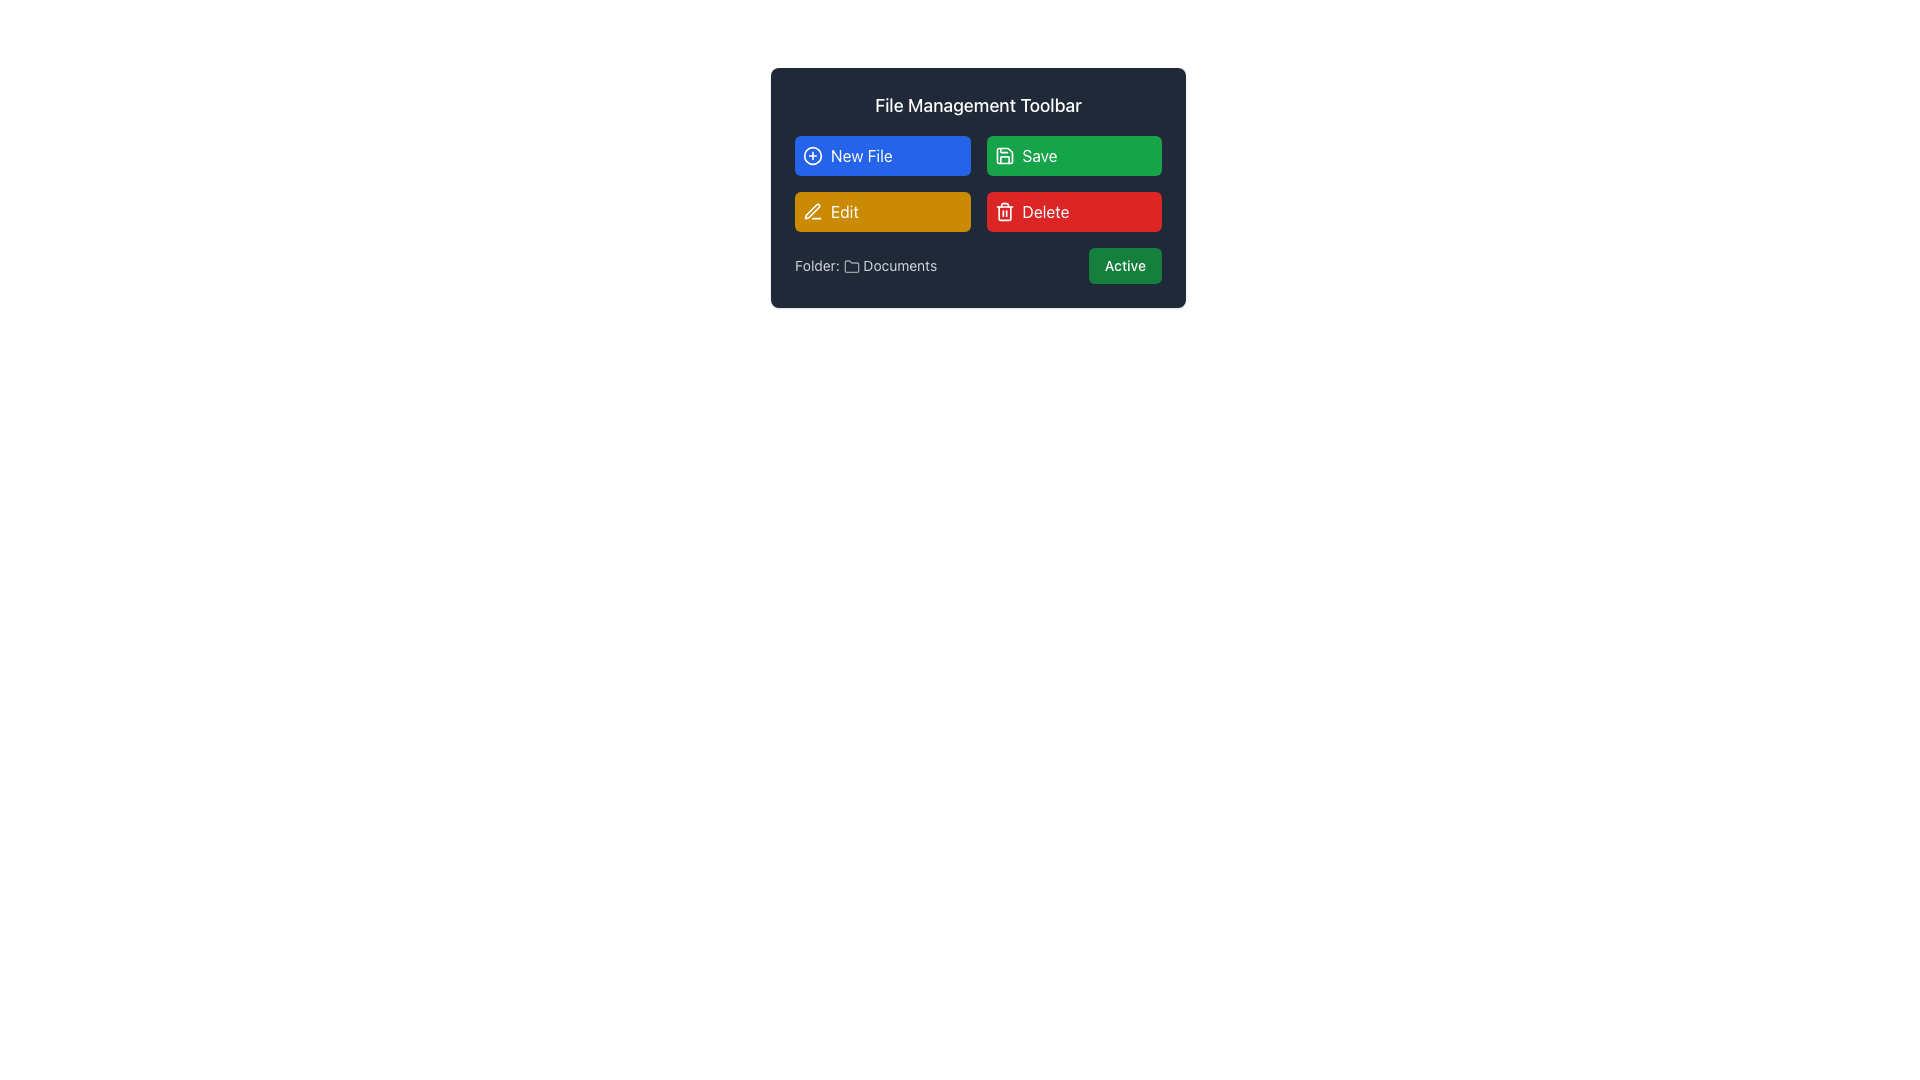 This screenshot has height=1080, width=1920. Describe the element at coordinates (812, 211) in the screenshot. I see `the pen tool icon representing the 'Edit' action, located centrally within the 'Edit' button in the second row of the toolbar interface` at that location.